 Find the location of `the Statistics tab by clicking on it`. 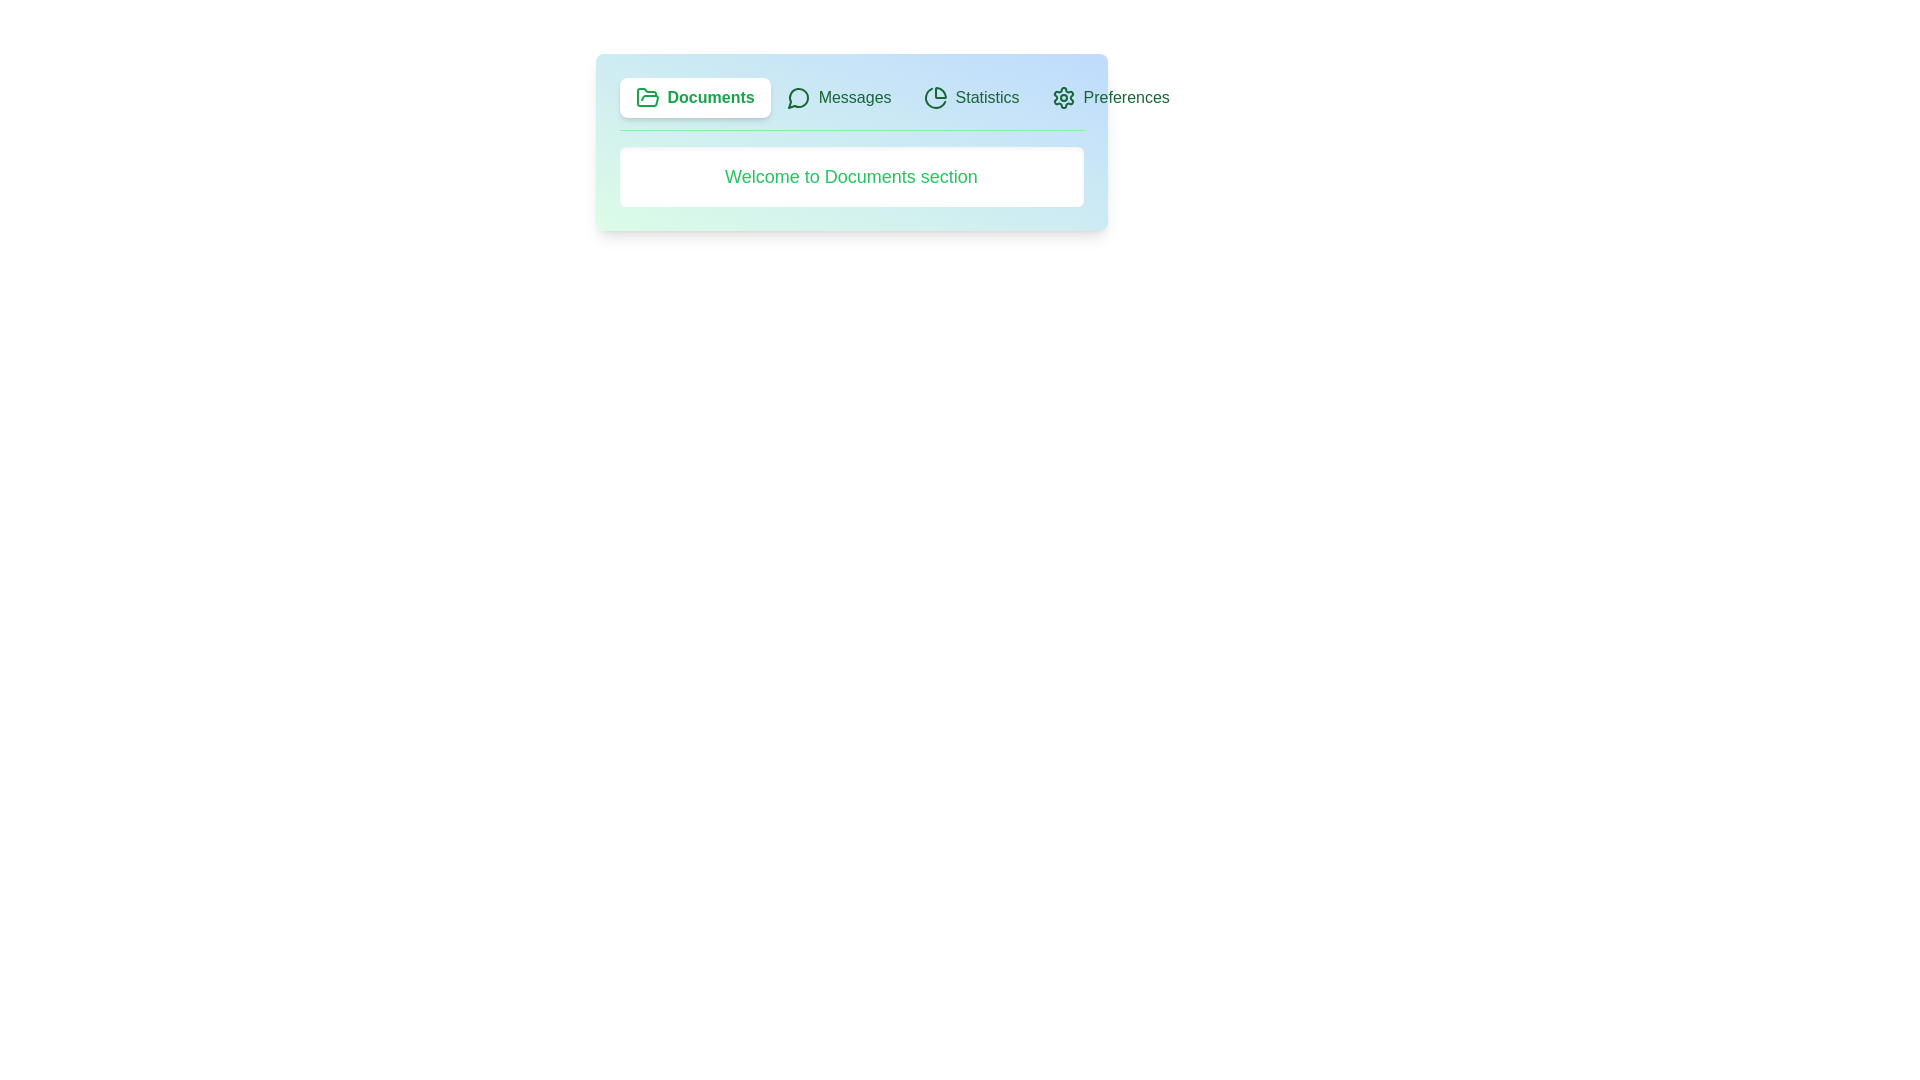

the Statistics tab by clicking on it is located at coordinates (971, 97).